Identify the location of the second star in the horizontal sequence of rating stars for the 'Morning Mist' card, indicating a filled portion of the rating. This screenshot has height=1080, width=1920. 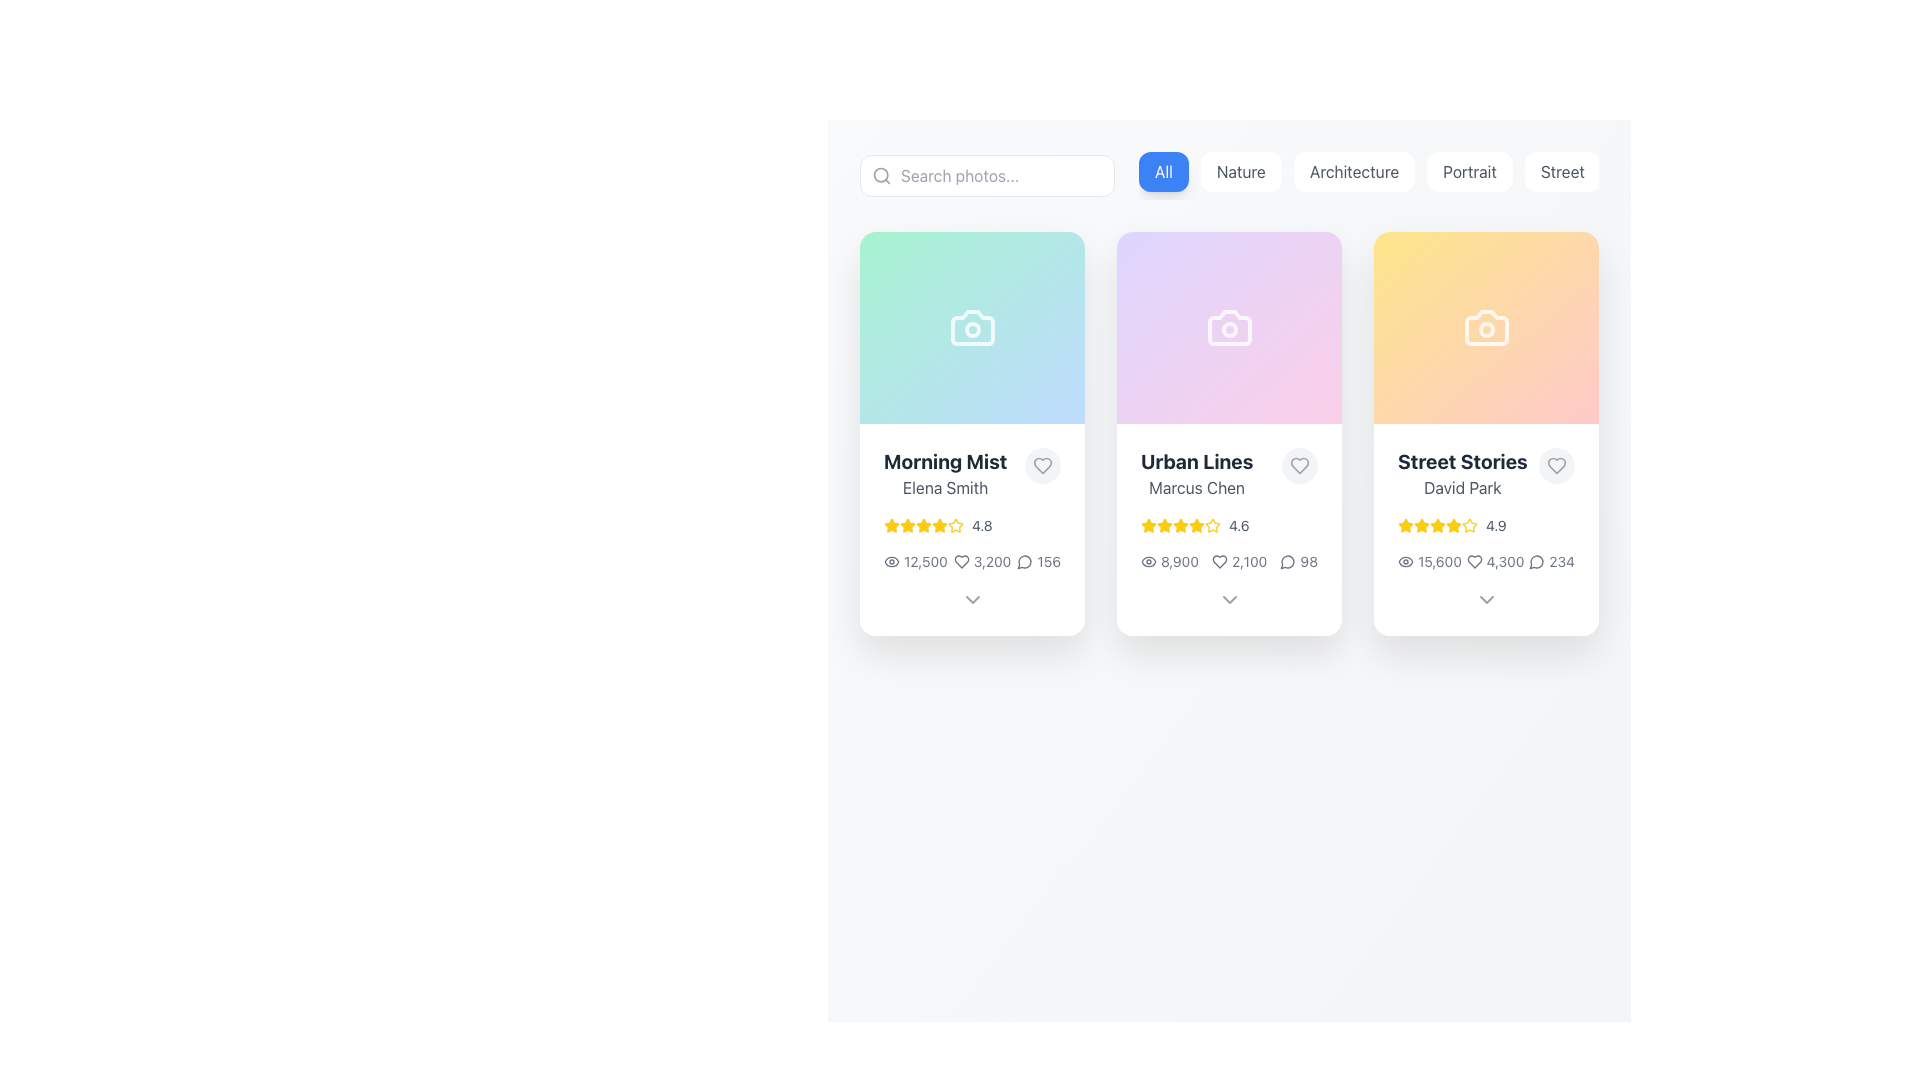
(954, 524).